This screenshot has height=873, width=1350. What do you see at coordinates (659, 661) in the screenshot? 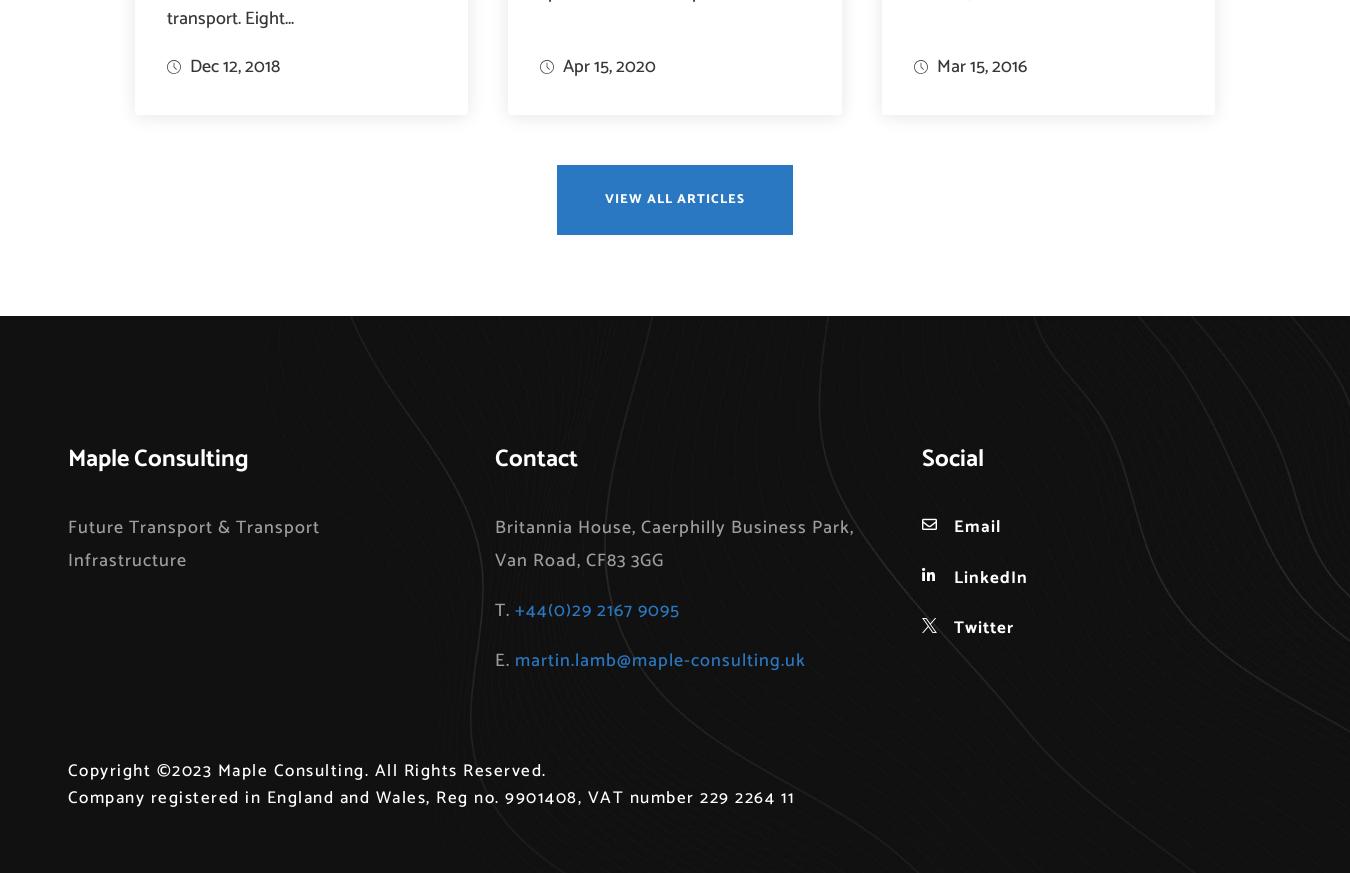
I see `'martin.lamb@maple-consulting.uk'` at bounding box center [659, 661].